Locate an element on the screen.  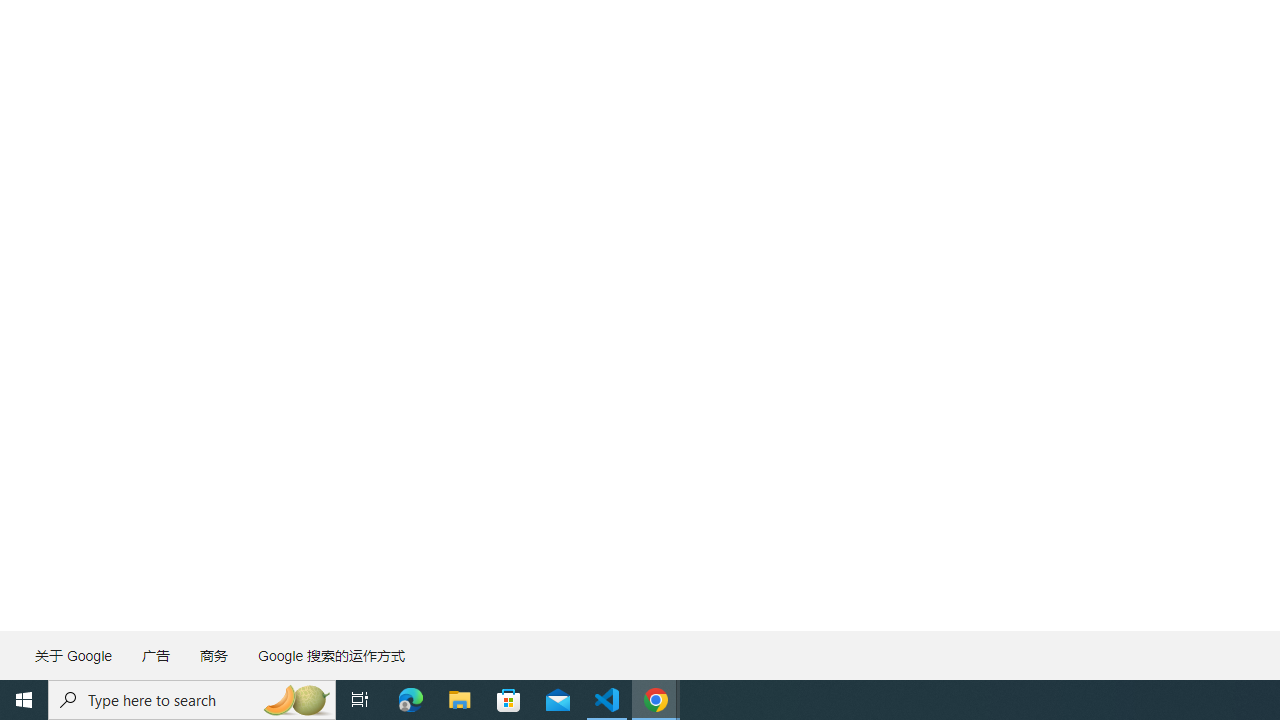
'Start' is located at coordinates (24, 698).